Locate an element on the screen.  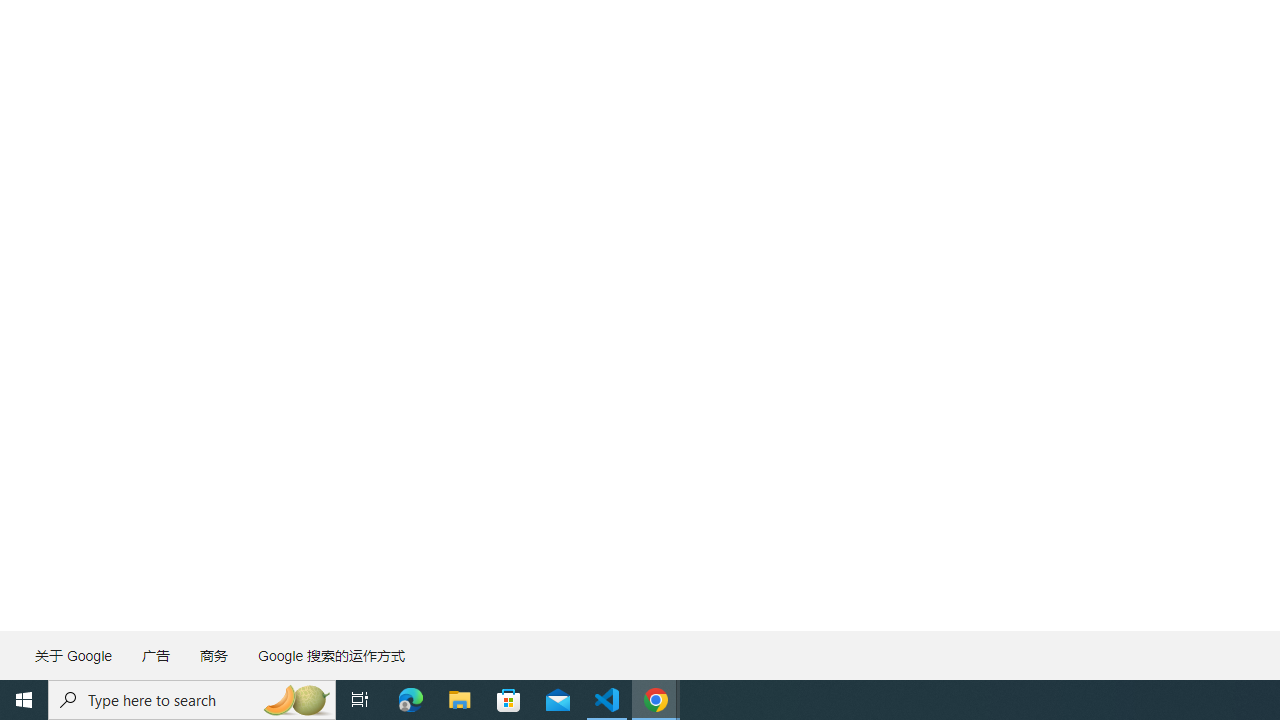
'Start' is located at coordinates (24, 698).